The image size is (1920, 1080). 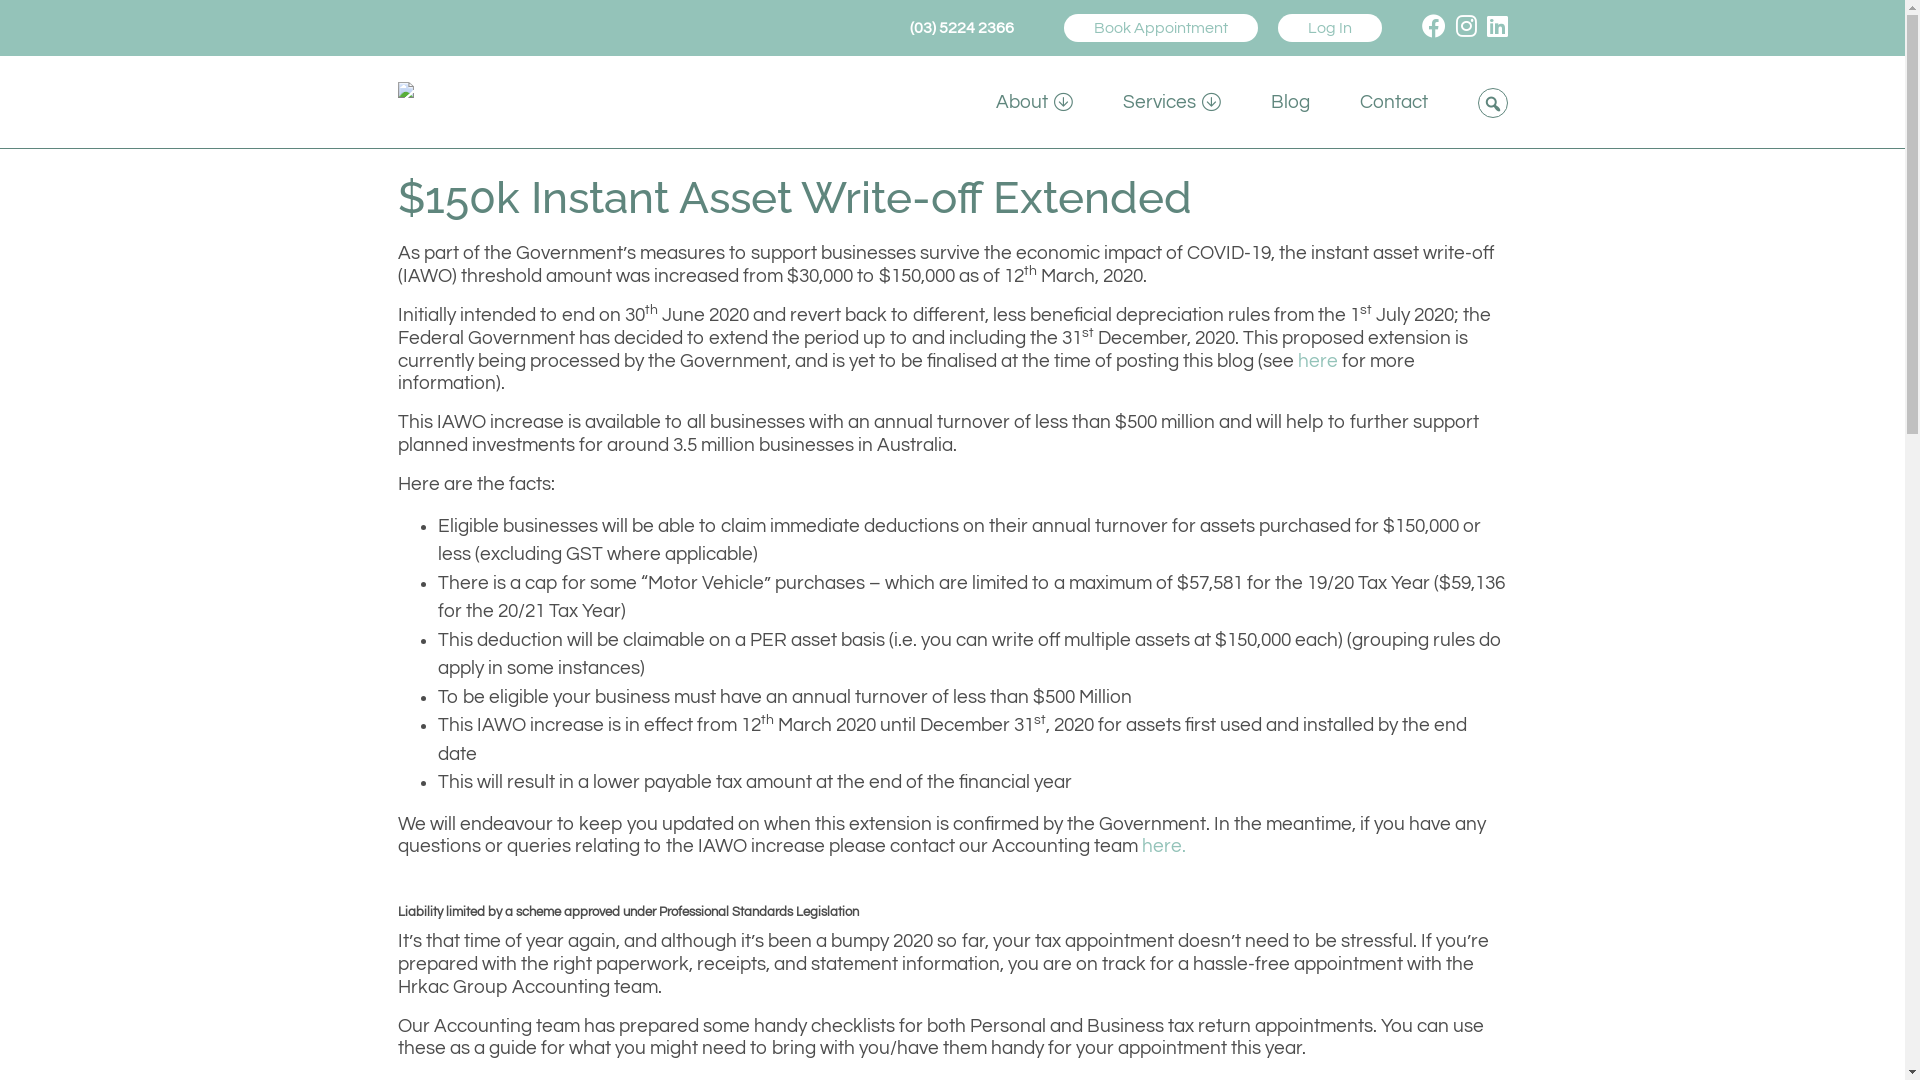 I want to click on '(03) 5224 2366', so click(x=961, y=27).